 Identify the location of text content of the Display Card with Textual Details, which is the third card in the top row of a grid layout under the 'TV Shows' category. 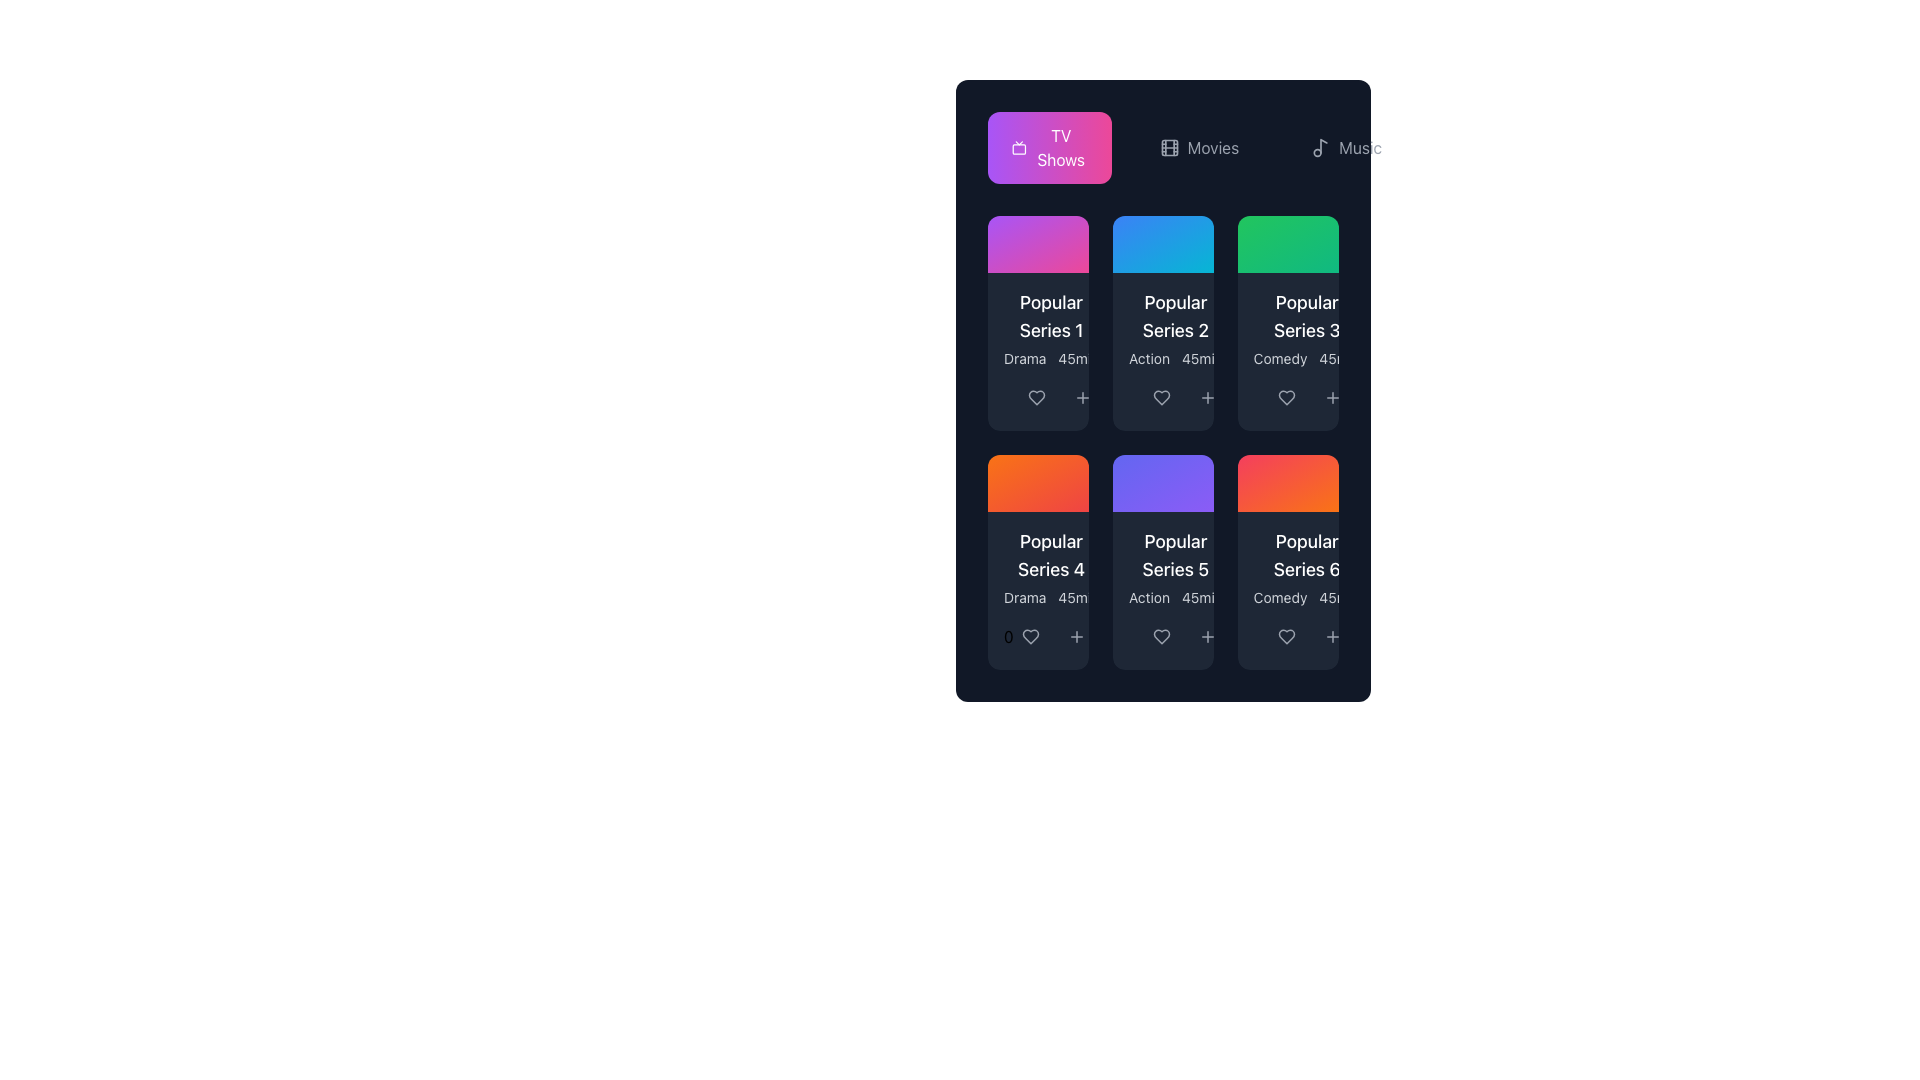
(1288, 327).